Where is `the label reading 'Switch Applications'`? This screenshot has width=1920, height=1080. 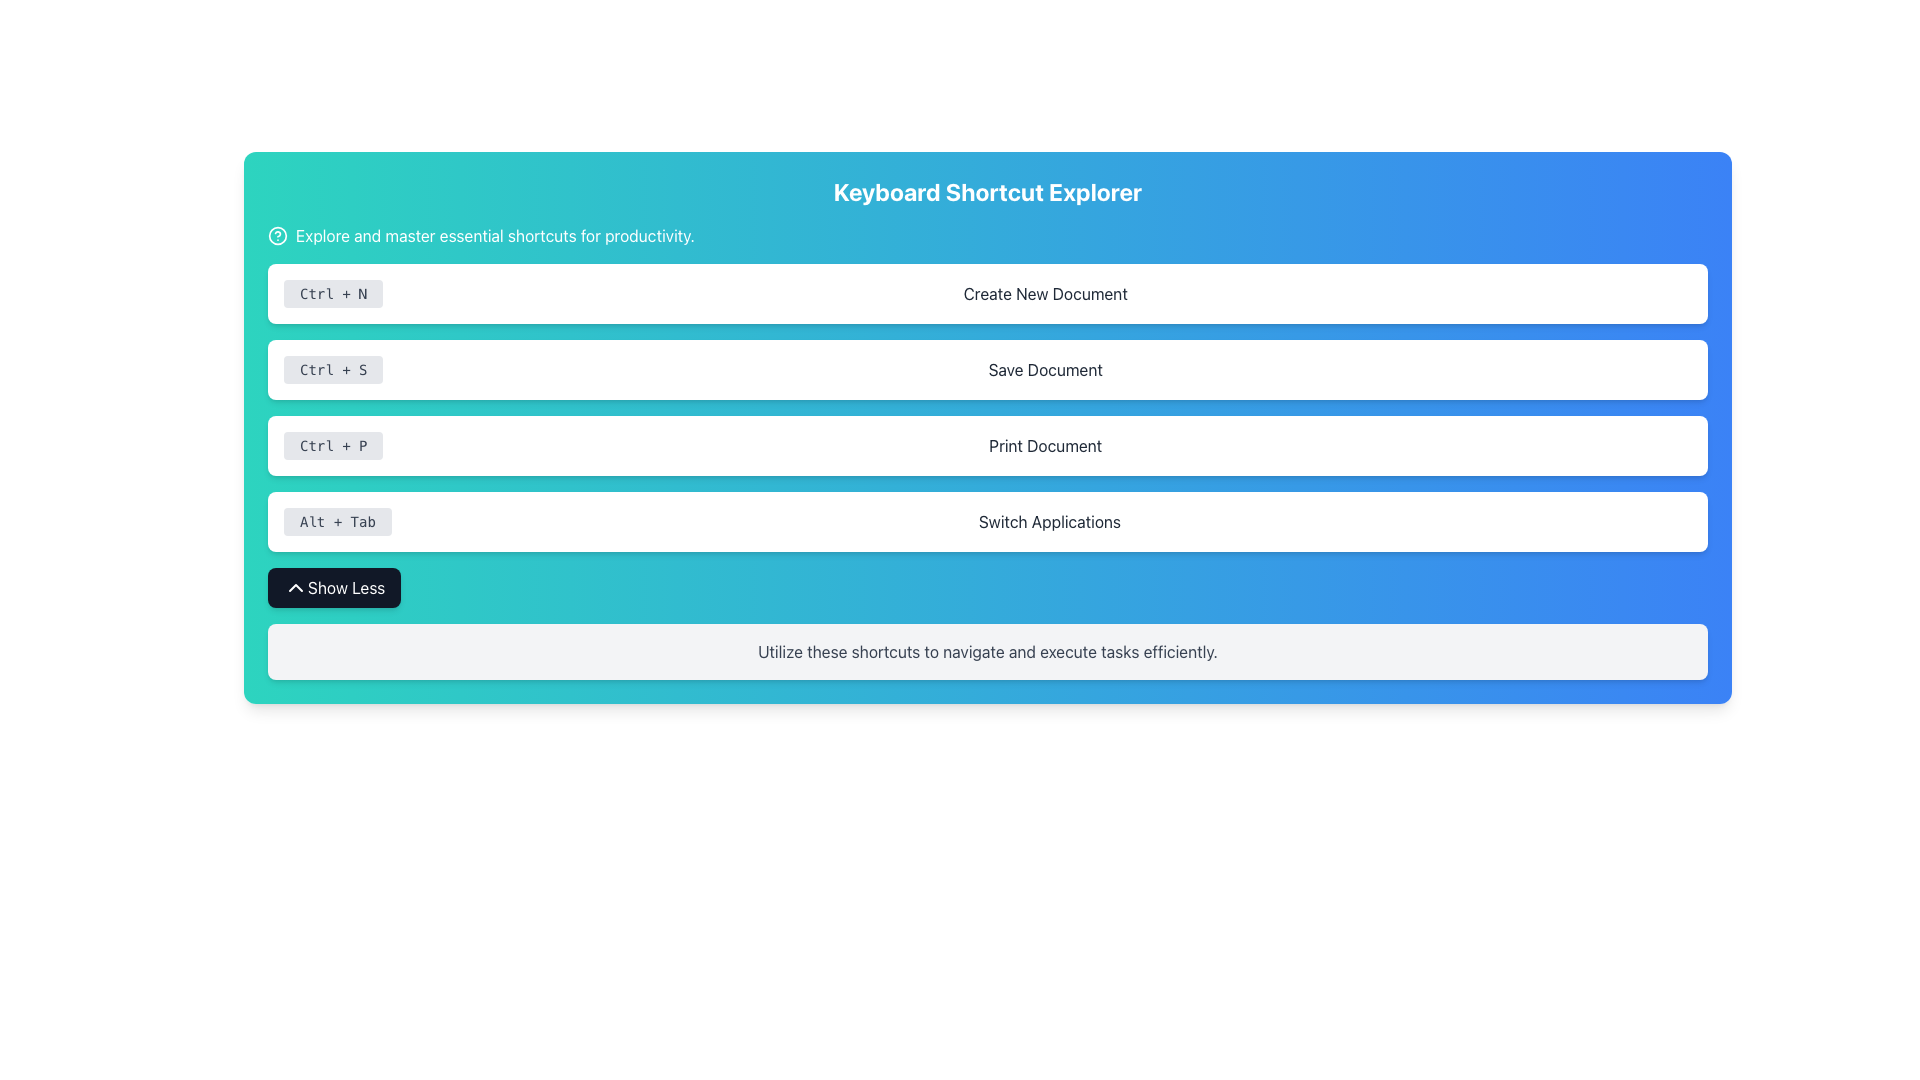 the label reading 'Switch Applications' is located at coordinates (1048, 520).